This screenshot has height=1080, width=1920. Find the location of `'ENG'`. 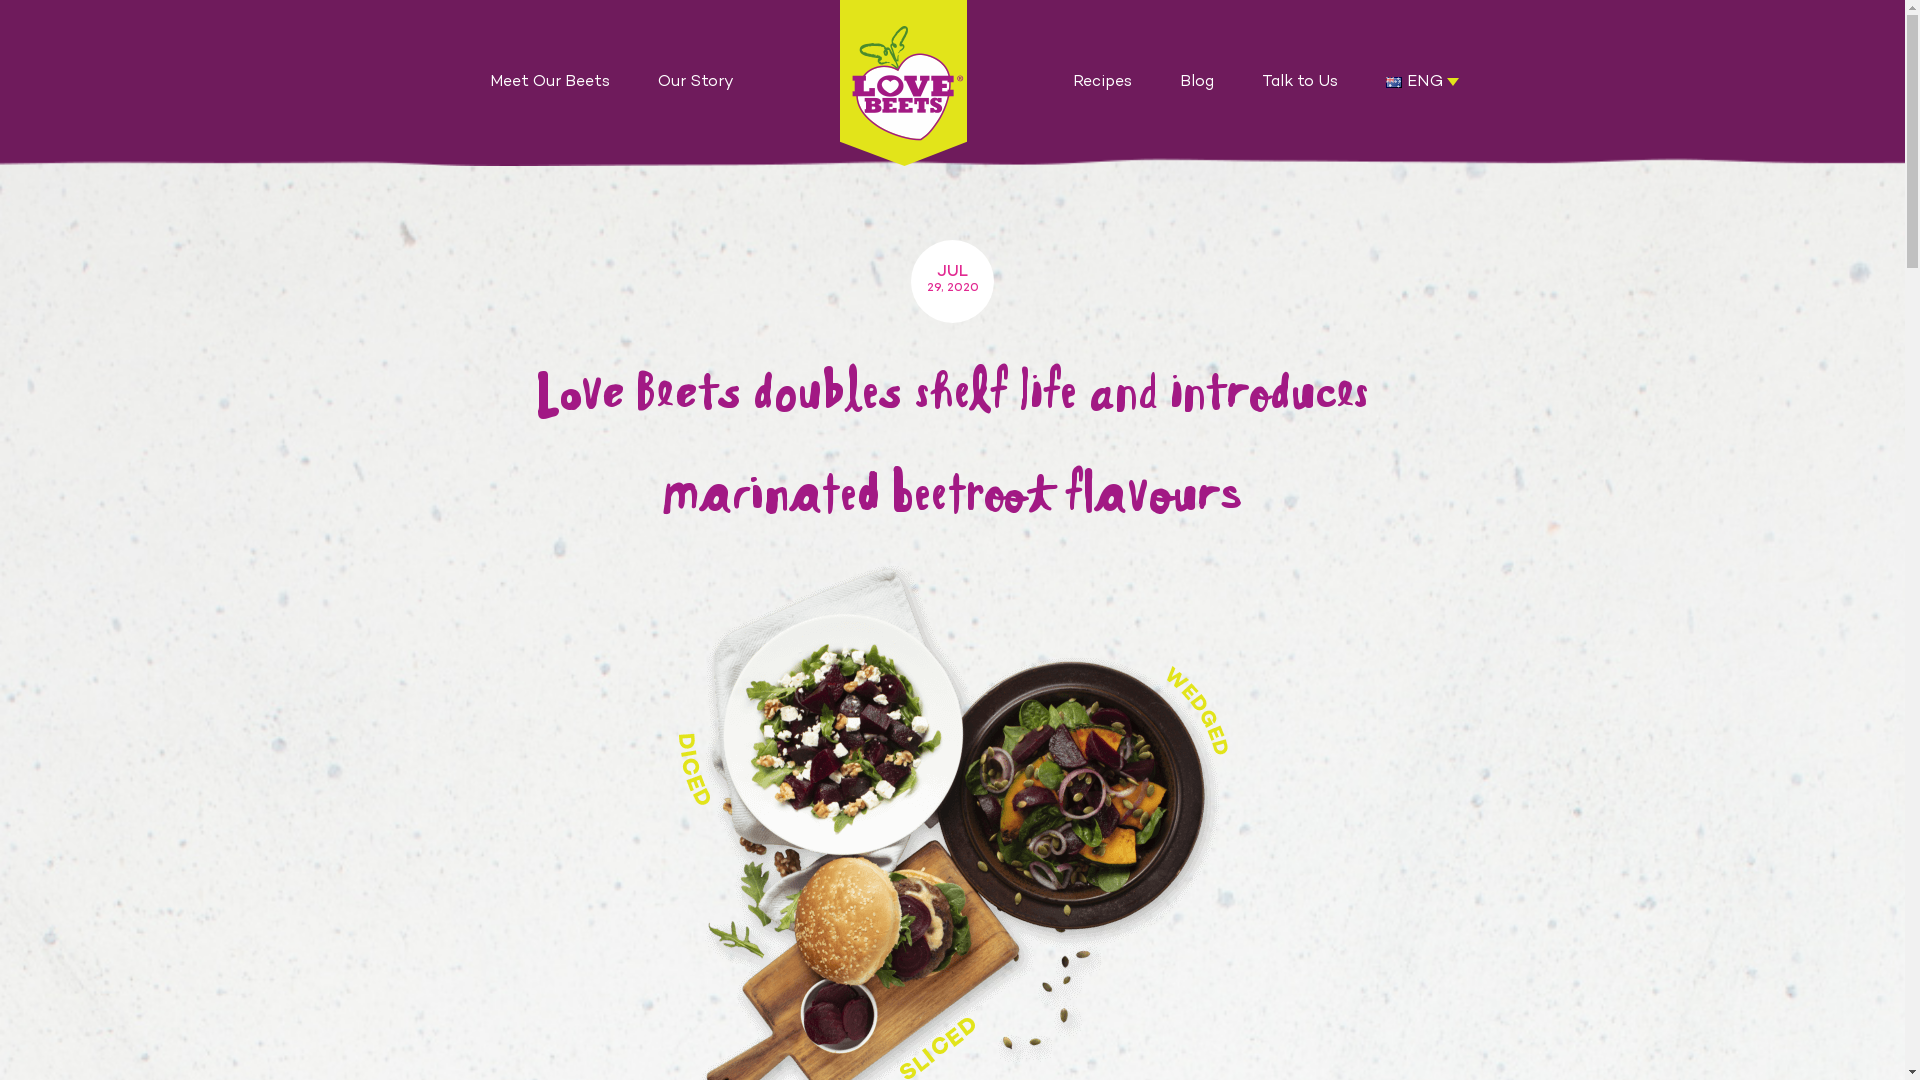

'ENG' is located at coordinates (1392, 81).